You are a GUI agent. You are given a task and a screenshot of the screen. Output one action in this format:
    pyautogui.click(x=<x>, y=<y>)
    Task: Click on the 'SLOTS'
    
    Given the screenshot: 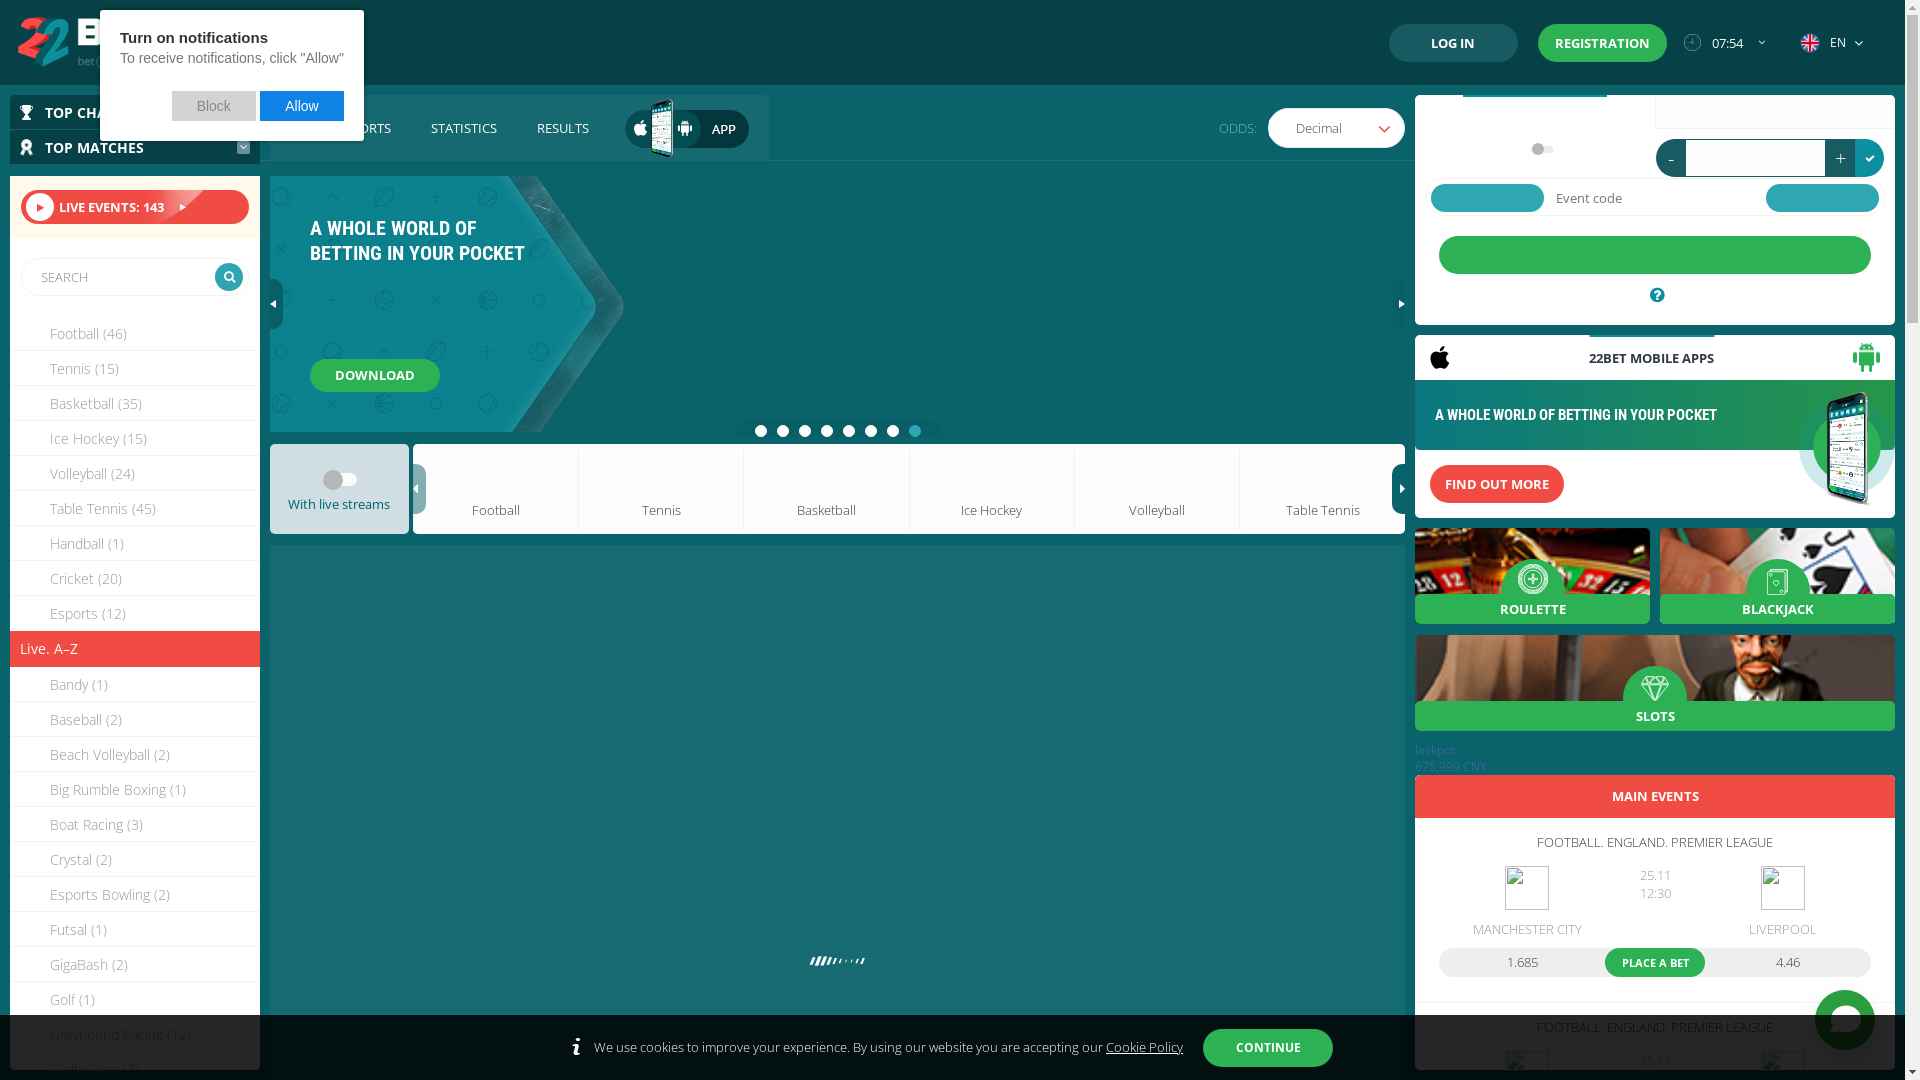 What is the action you would take?
    pyautogui.click(x=1655, y=681)
    